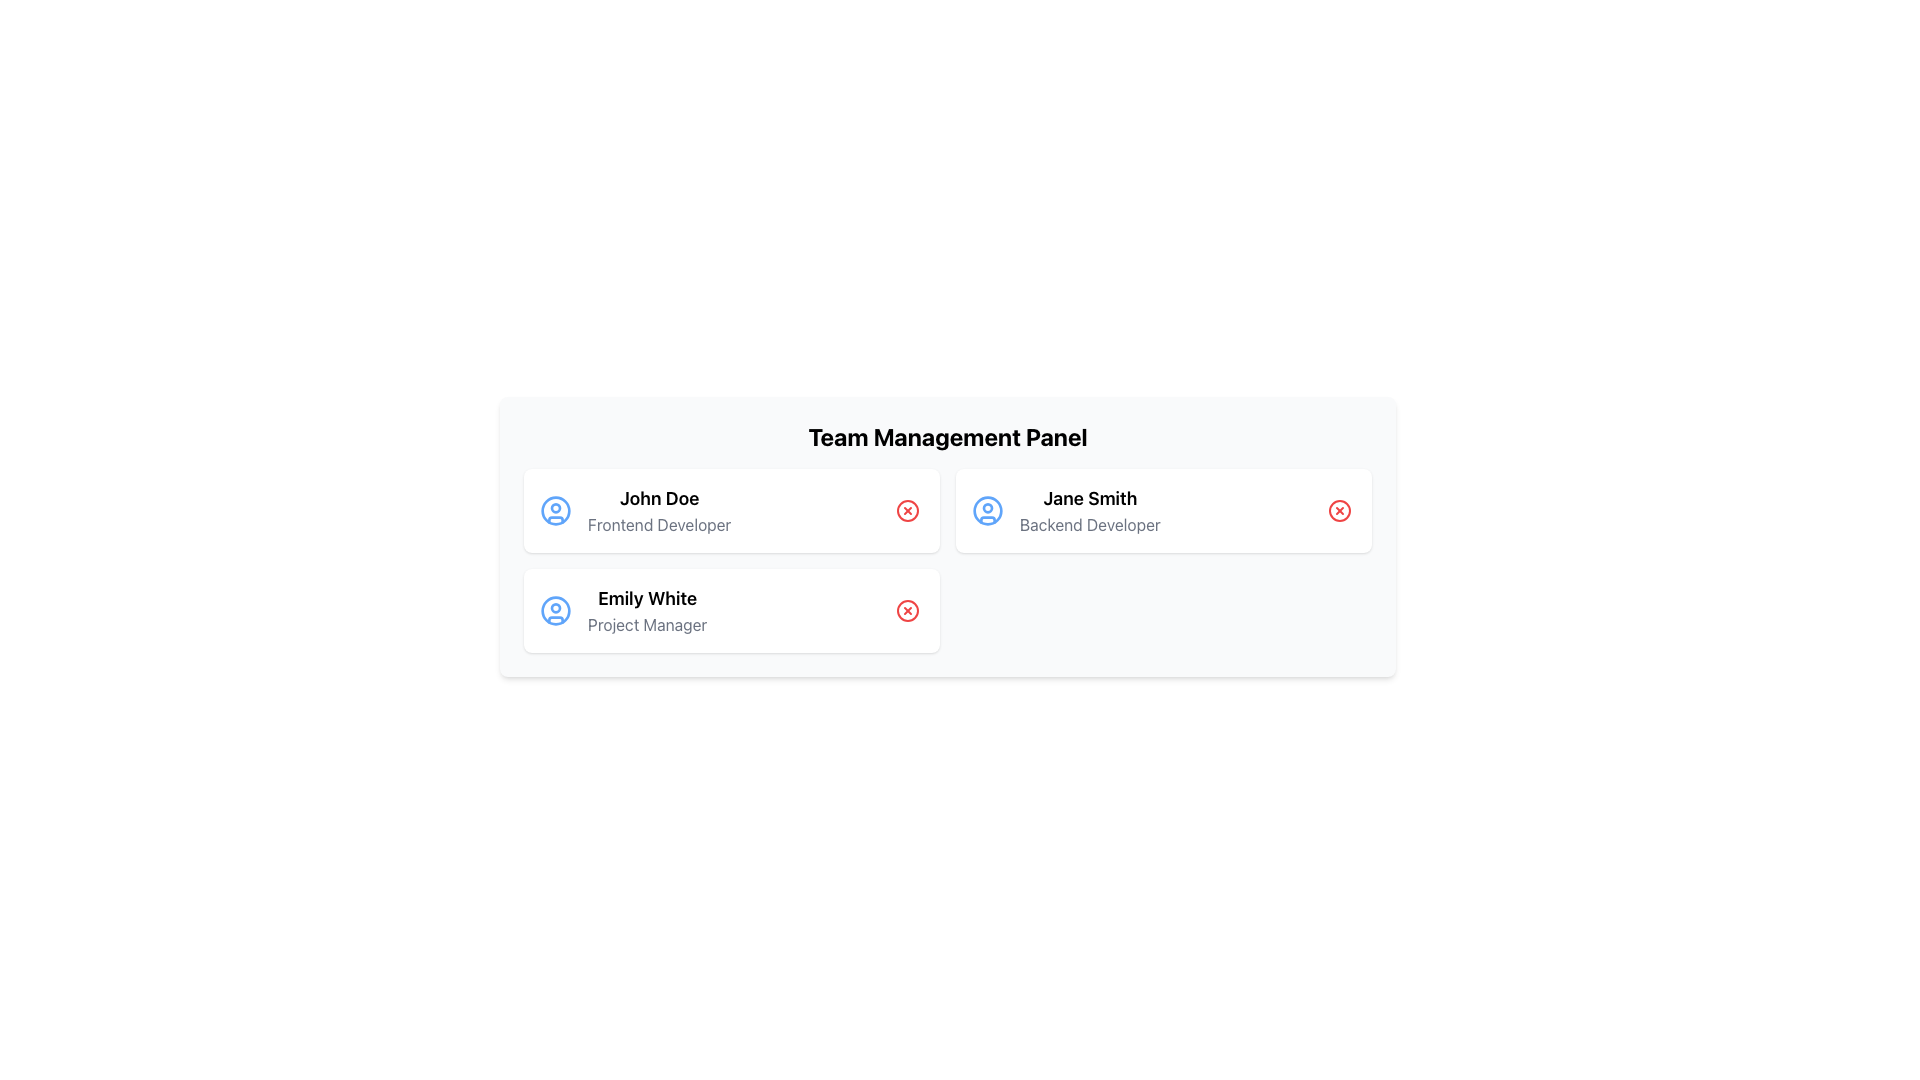  What do you see at coordinates (1089, 497) in the screenshot?
I see `the static text display element that serves as the primary identifier of a team member, located in the right-most column of the team management panel` at bounding box center [1089, 497].